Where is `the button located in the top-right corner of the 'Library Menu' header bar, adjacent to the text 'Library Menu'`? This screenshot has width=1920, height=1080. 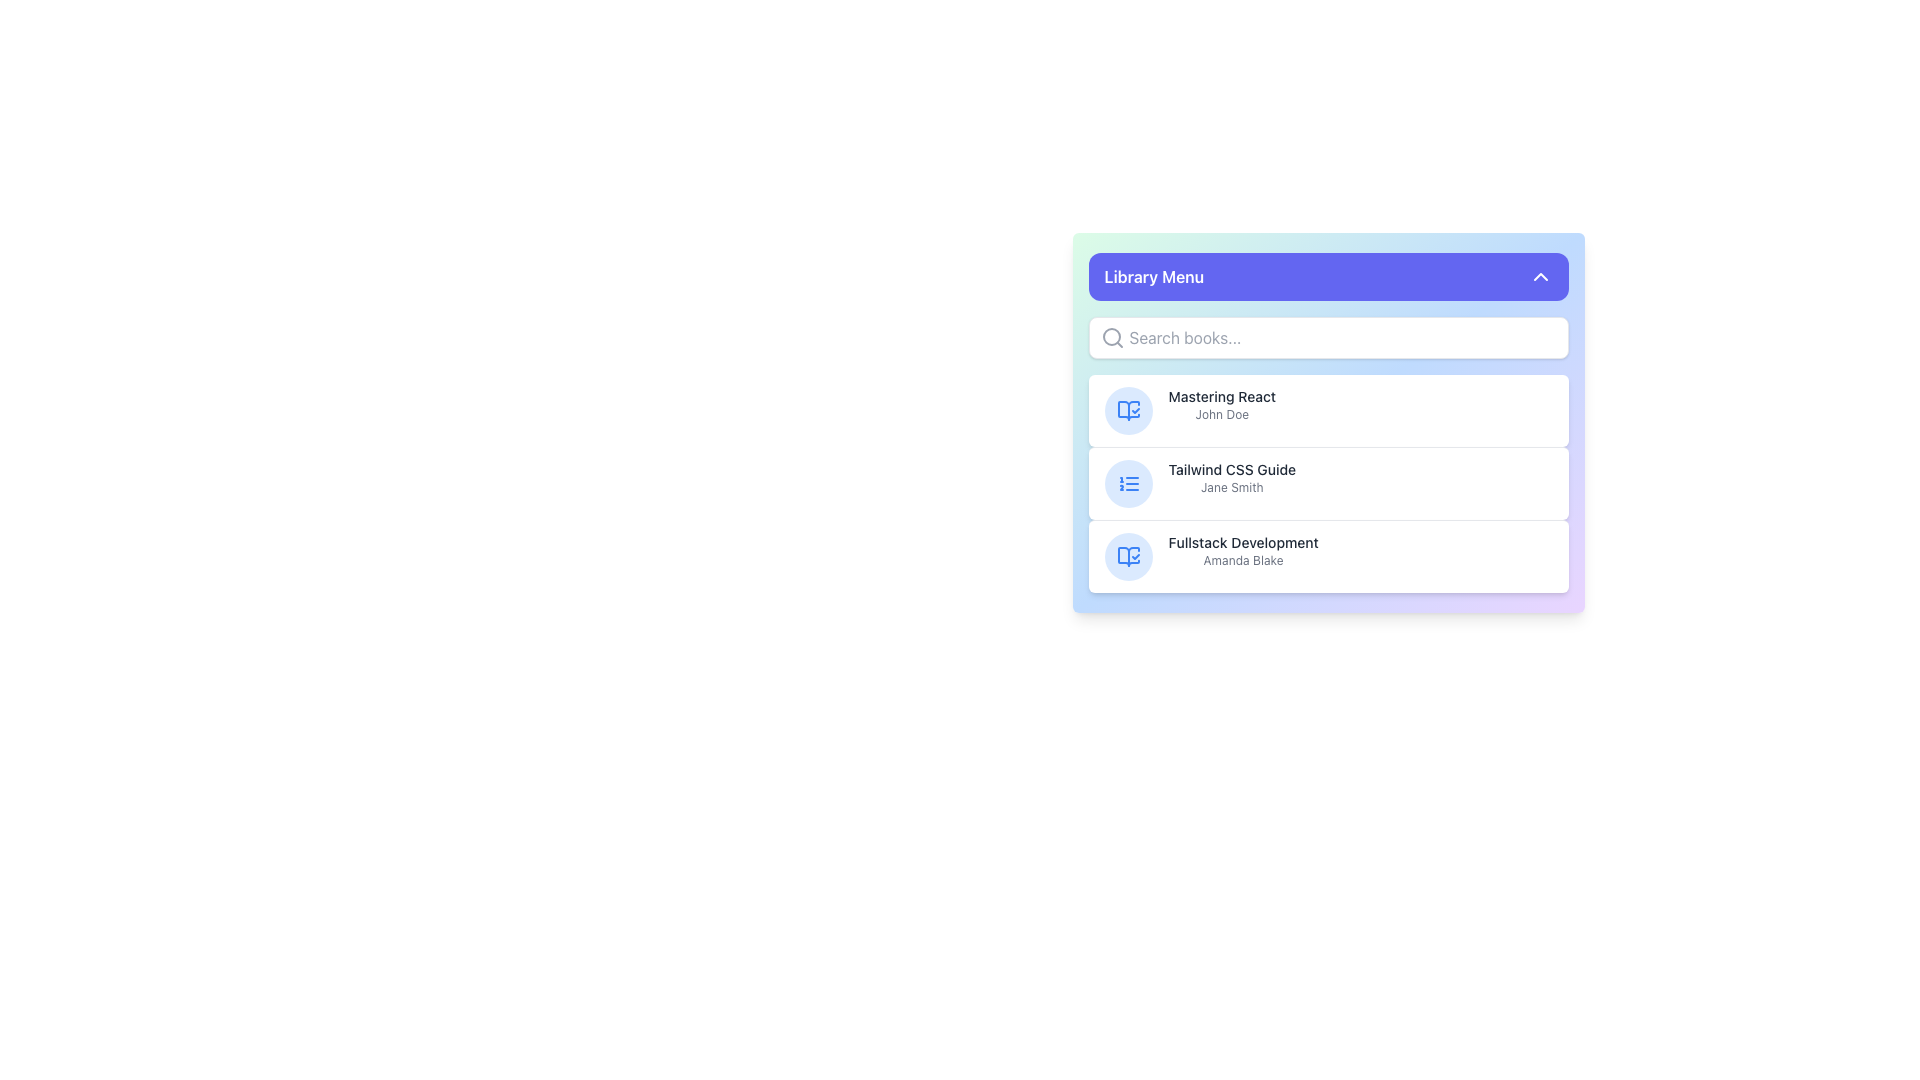 the button located in the top-right corner of the 'Library Menu' header bar, adjacent to the text 'Library Menu' is located at coordinates (1539, 277).